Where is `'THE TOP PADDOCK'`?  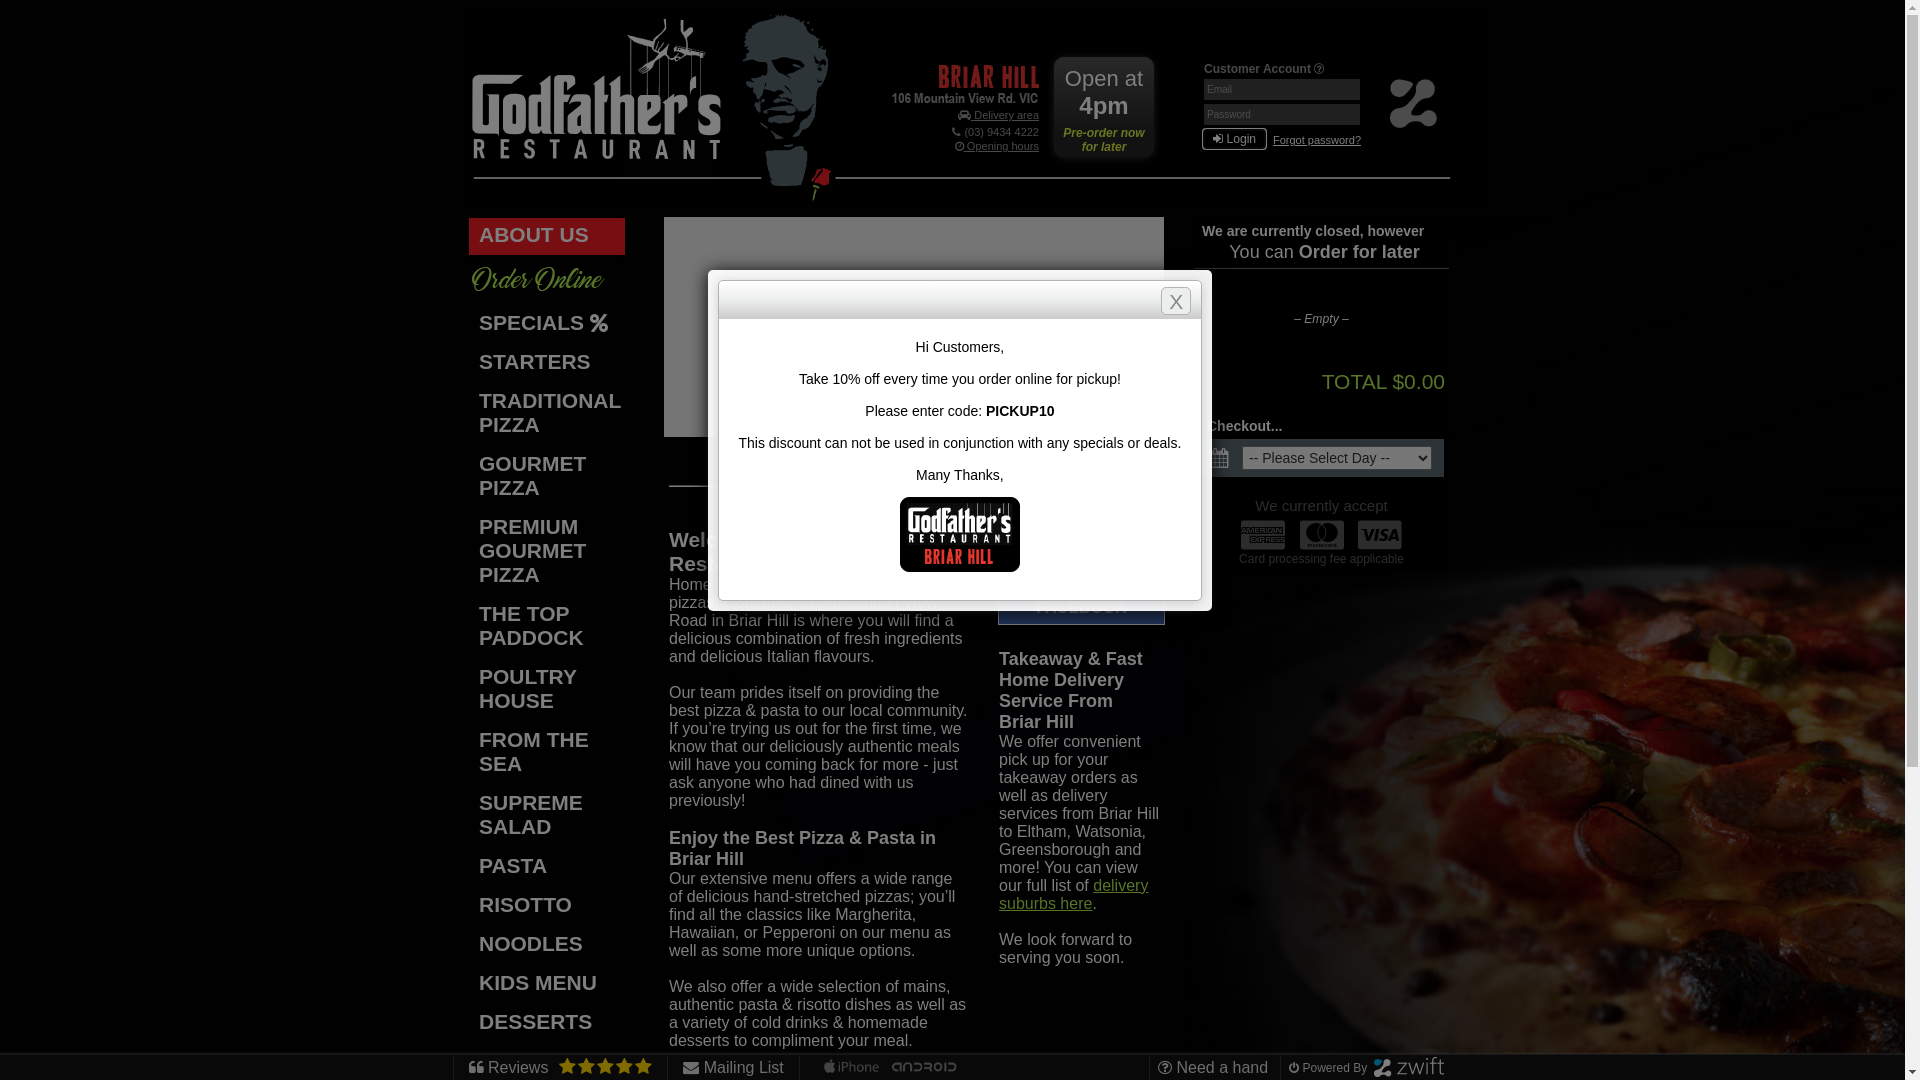
'THE TOP PADDOCK' is located at coordinates (468, 626).